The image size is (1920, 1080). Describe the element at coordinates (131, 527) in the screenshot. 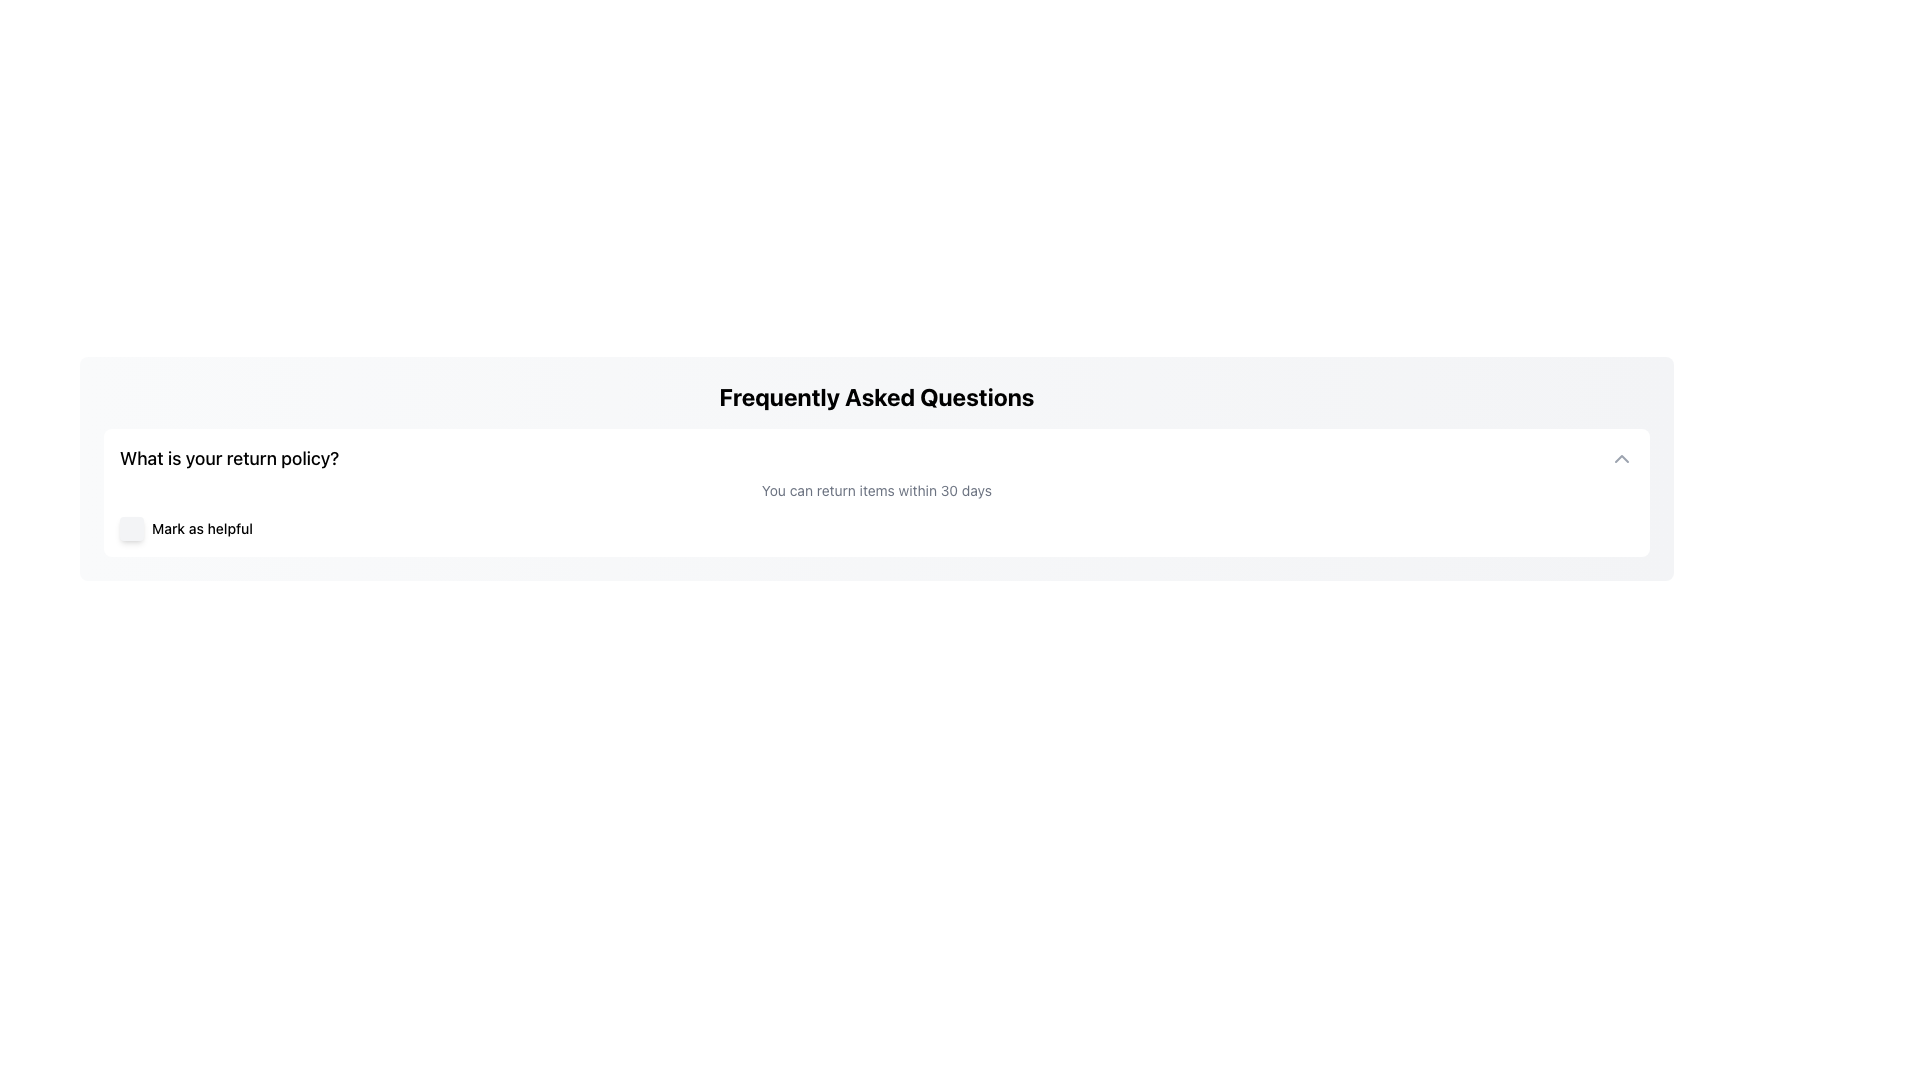

I see `the interactive checkbox near the bottom-left corner of the FAQ content box to mark it as checked` at that location.